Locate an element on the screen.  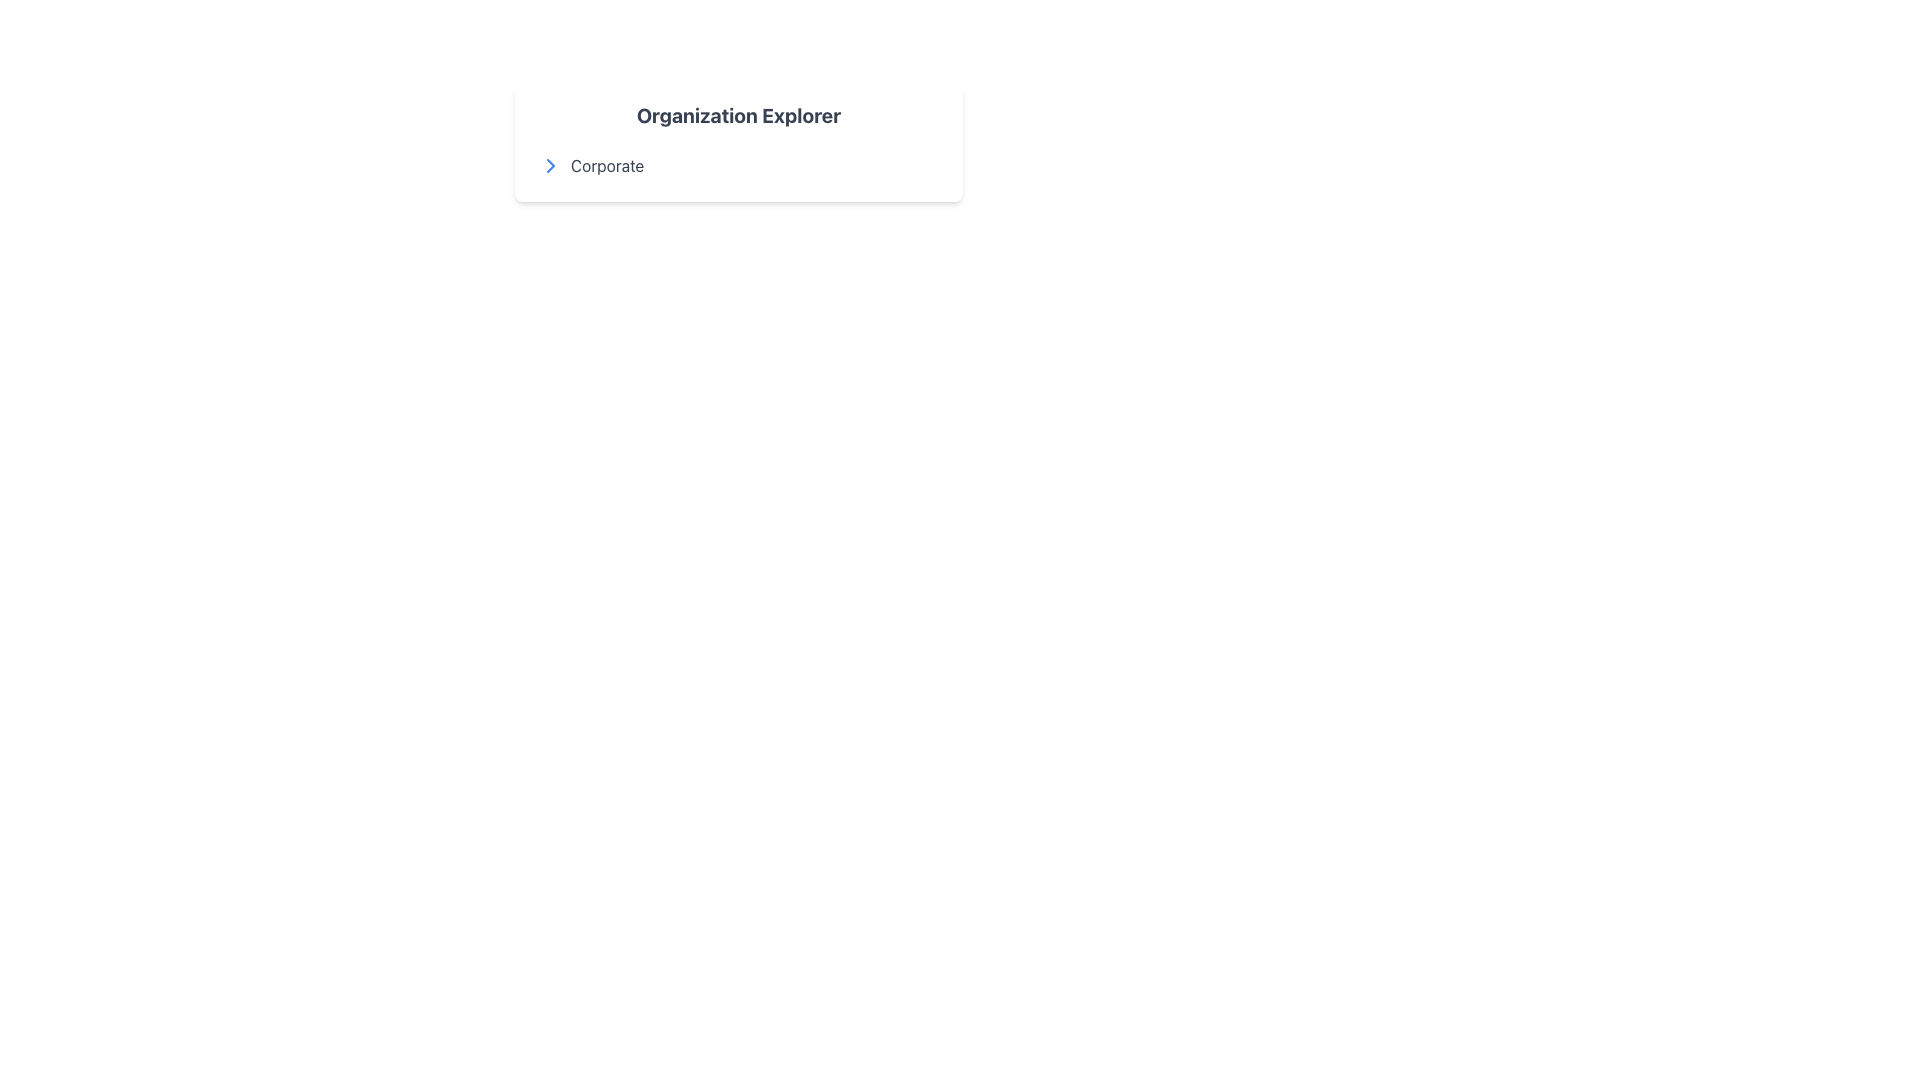
the blue right arrow icon located in the 'Organization Explorer' section is located at coordinates (551, 164).